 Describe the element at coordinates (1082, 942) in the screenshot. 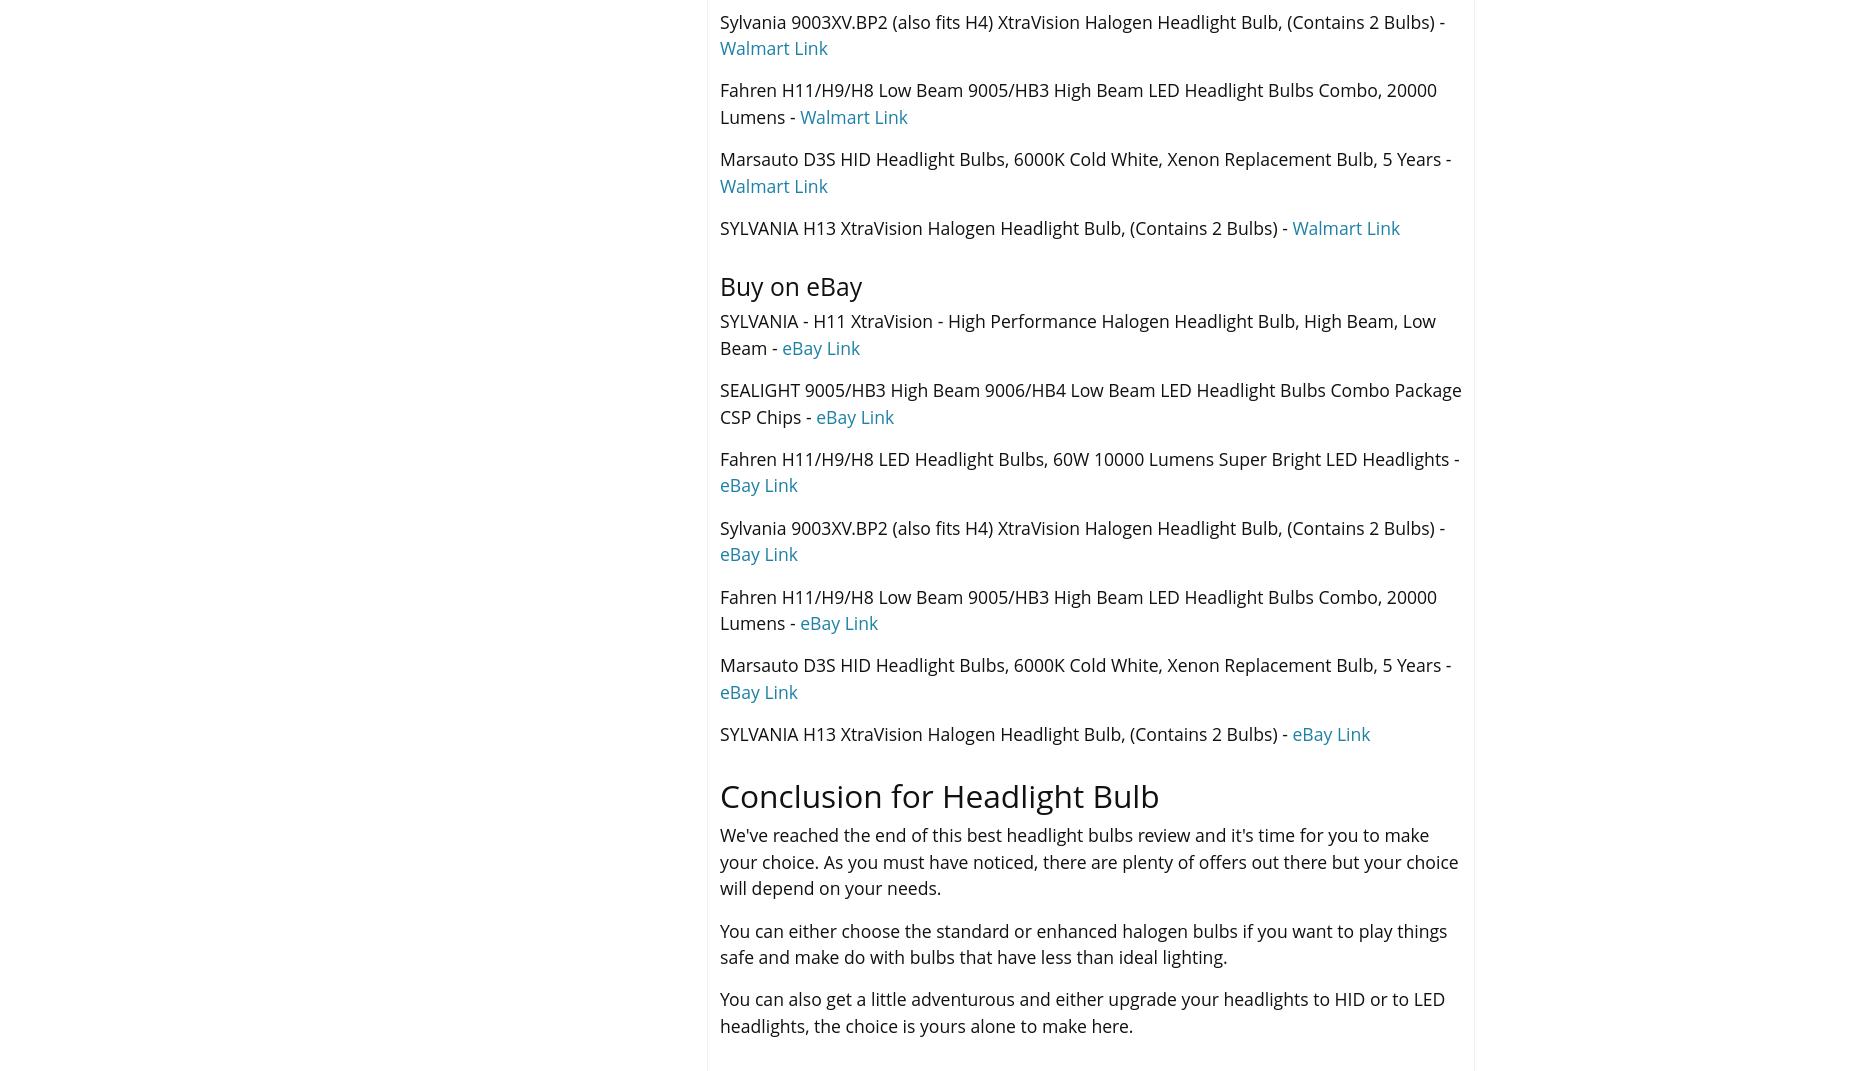

I see `'You can either choose the standard or enhanced halogen bulbs if you want to play things safe and make do with bulbs that have less than ideal lighting.'` at that location.